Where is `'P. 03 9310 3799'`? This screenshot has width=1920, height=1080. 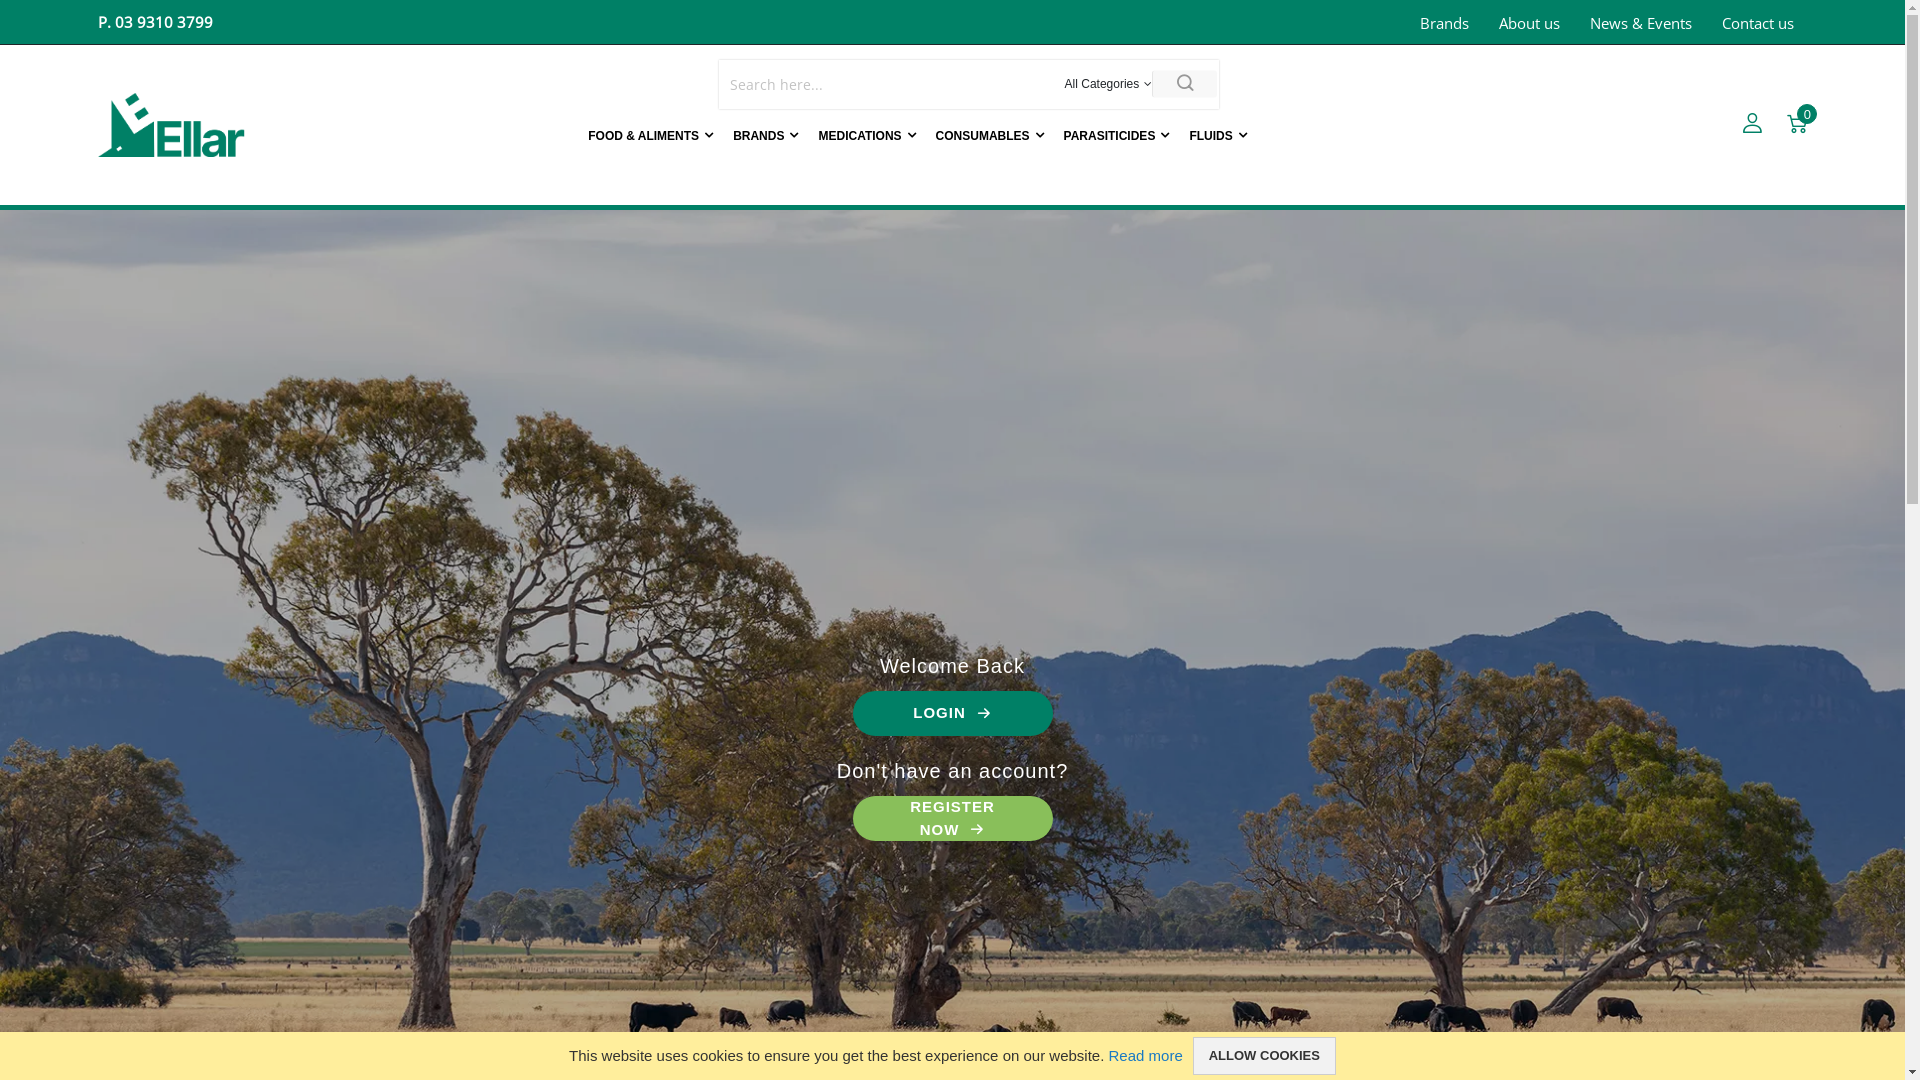
'P. 03 9310 3799' is located at coordinates (154, 22).